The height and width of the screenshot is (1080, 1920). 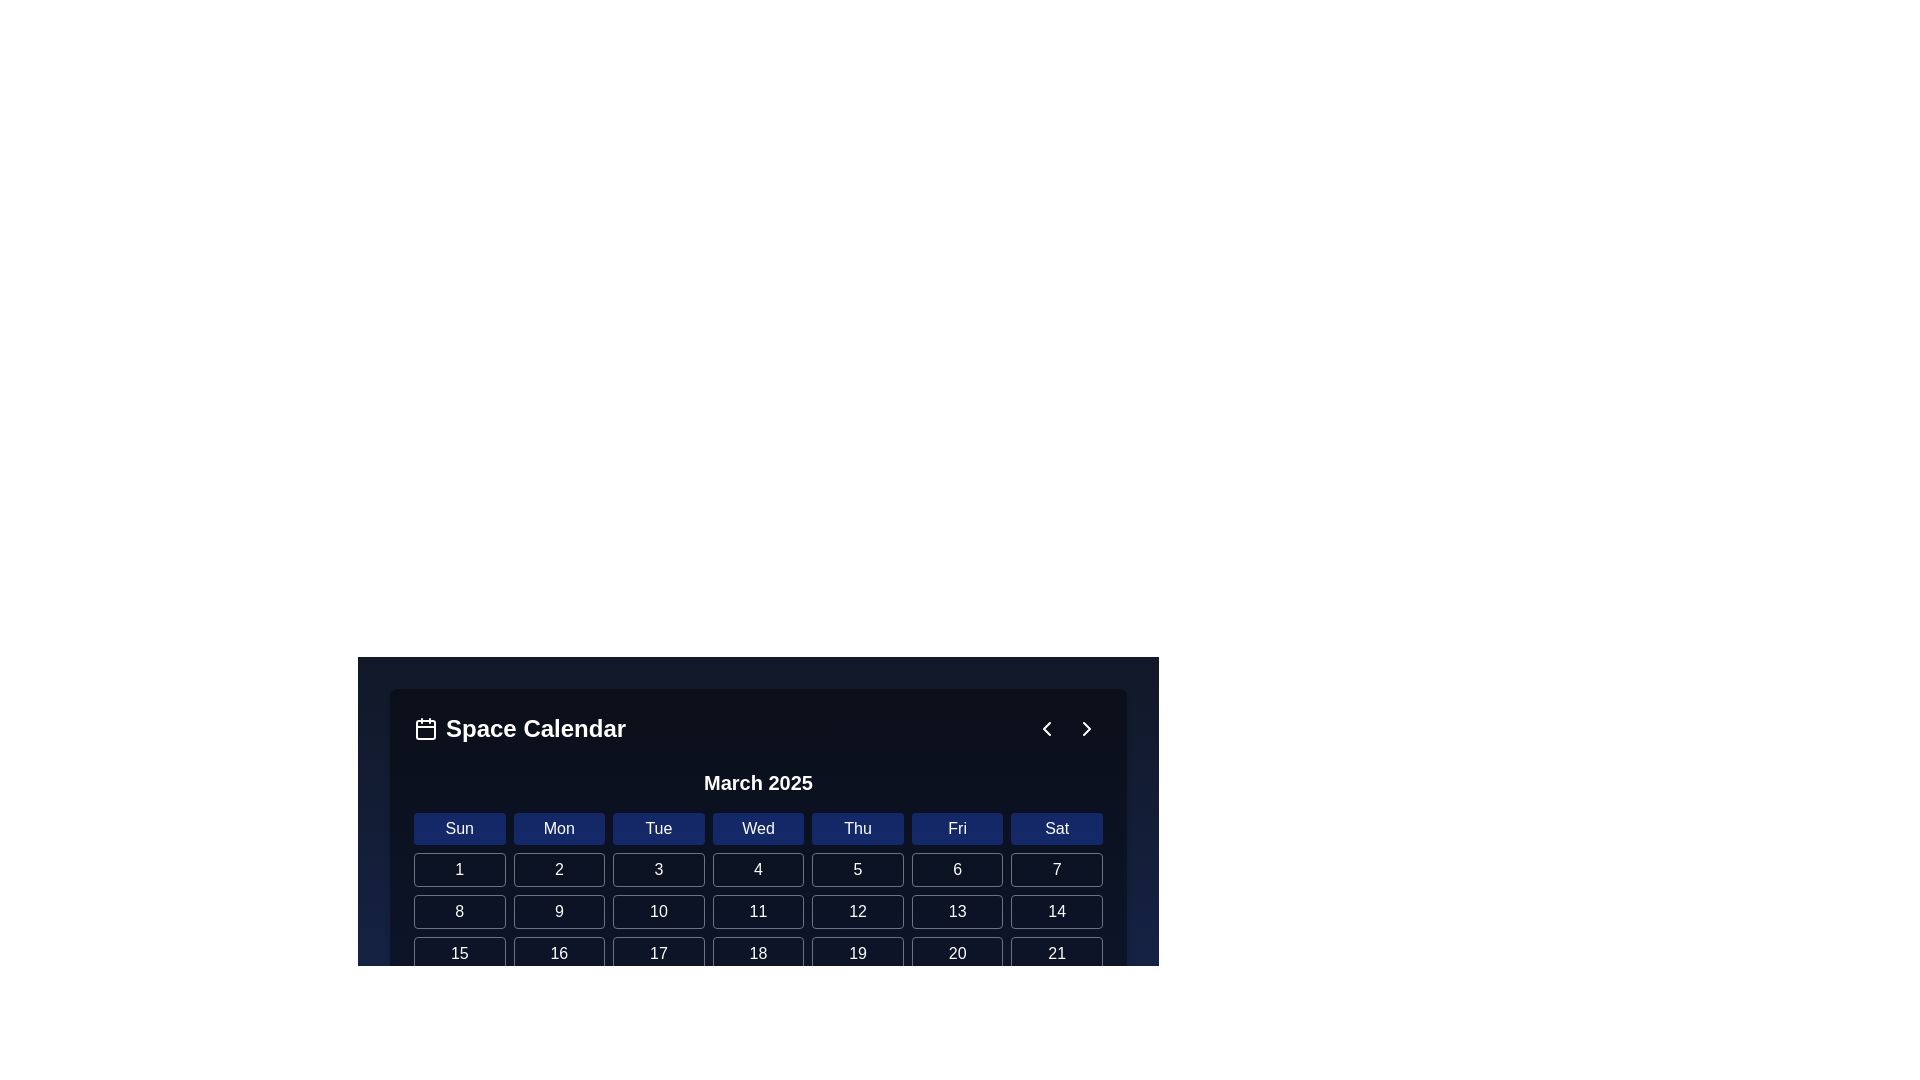 What do you see at coordinates (559, 1036) in the screenshot?
I see `the Calendar Day Cell representing Saturday in the 5th row` at bounding box center [559, 1036].